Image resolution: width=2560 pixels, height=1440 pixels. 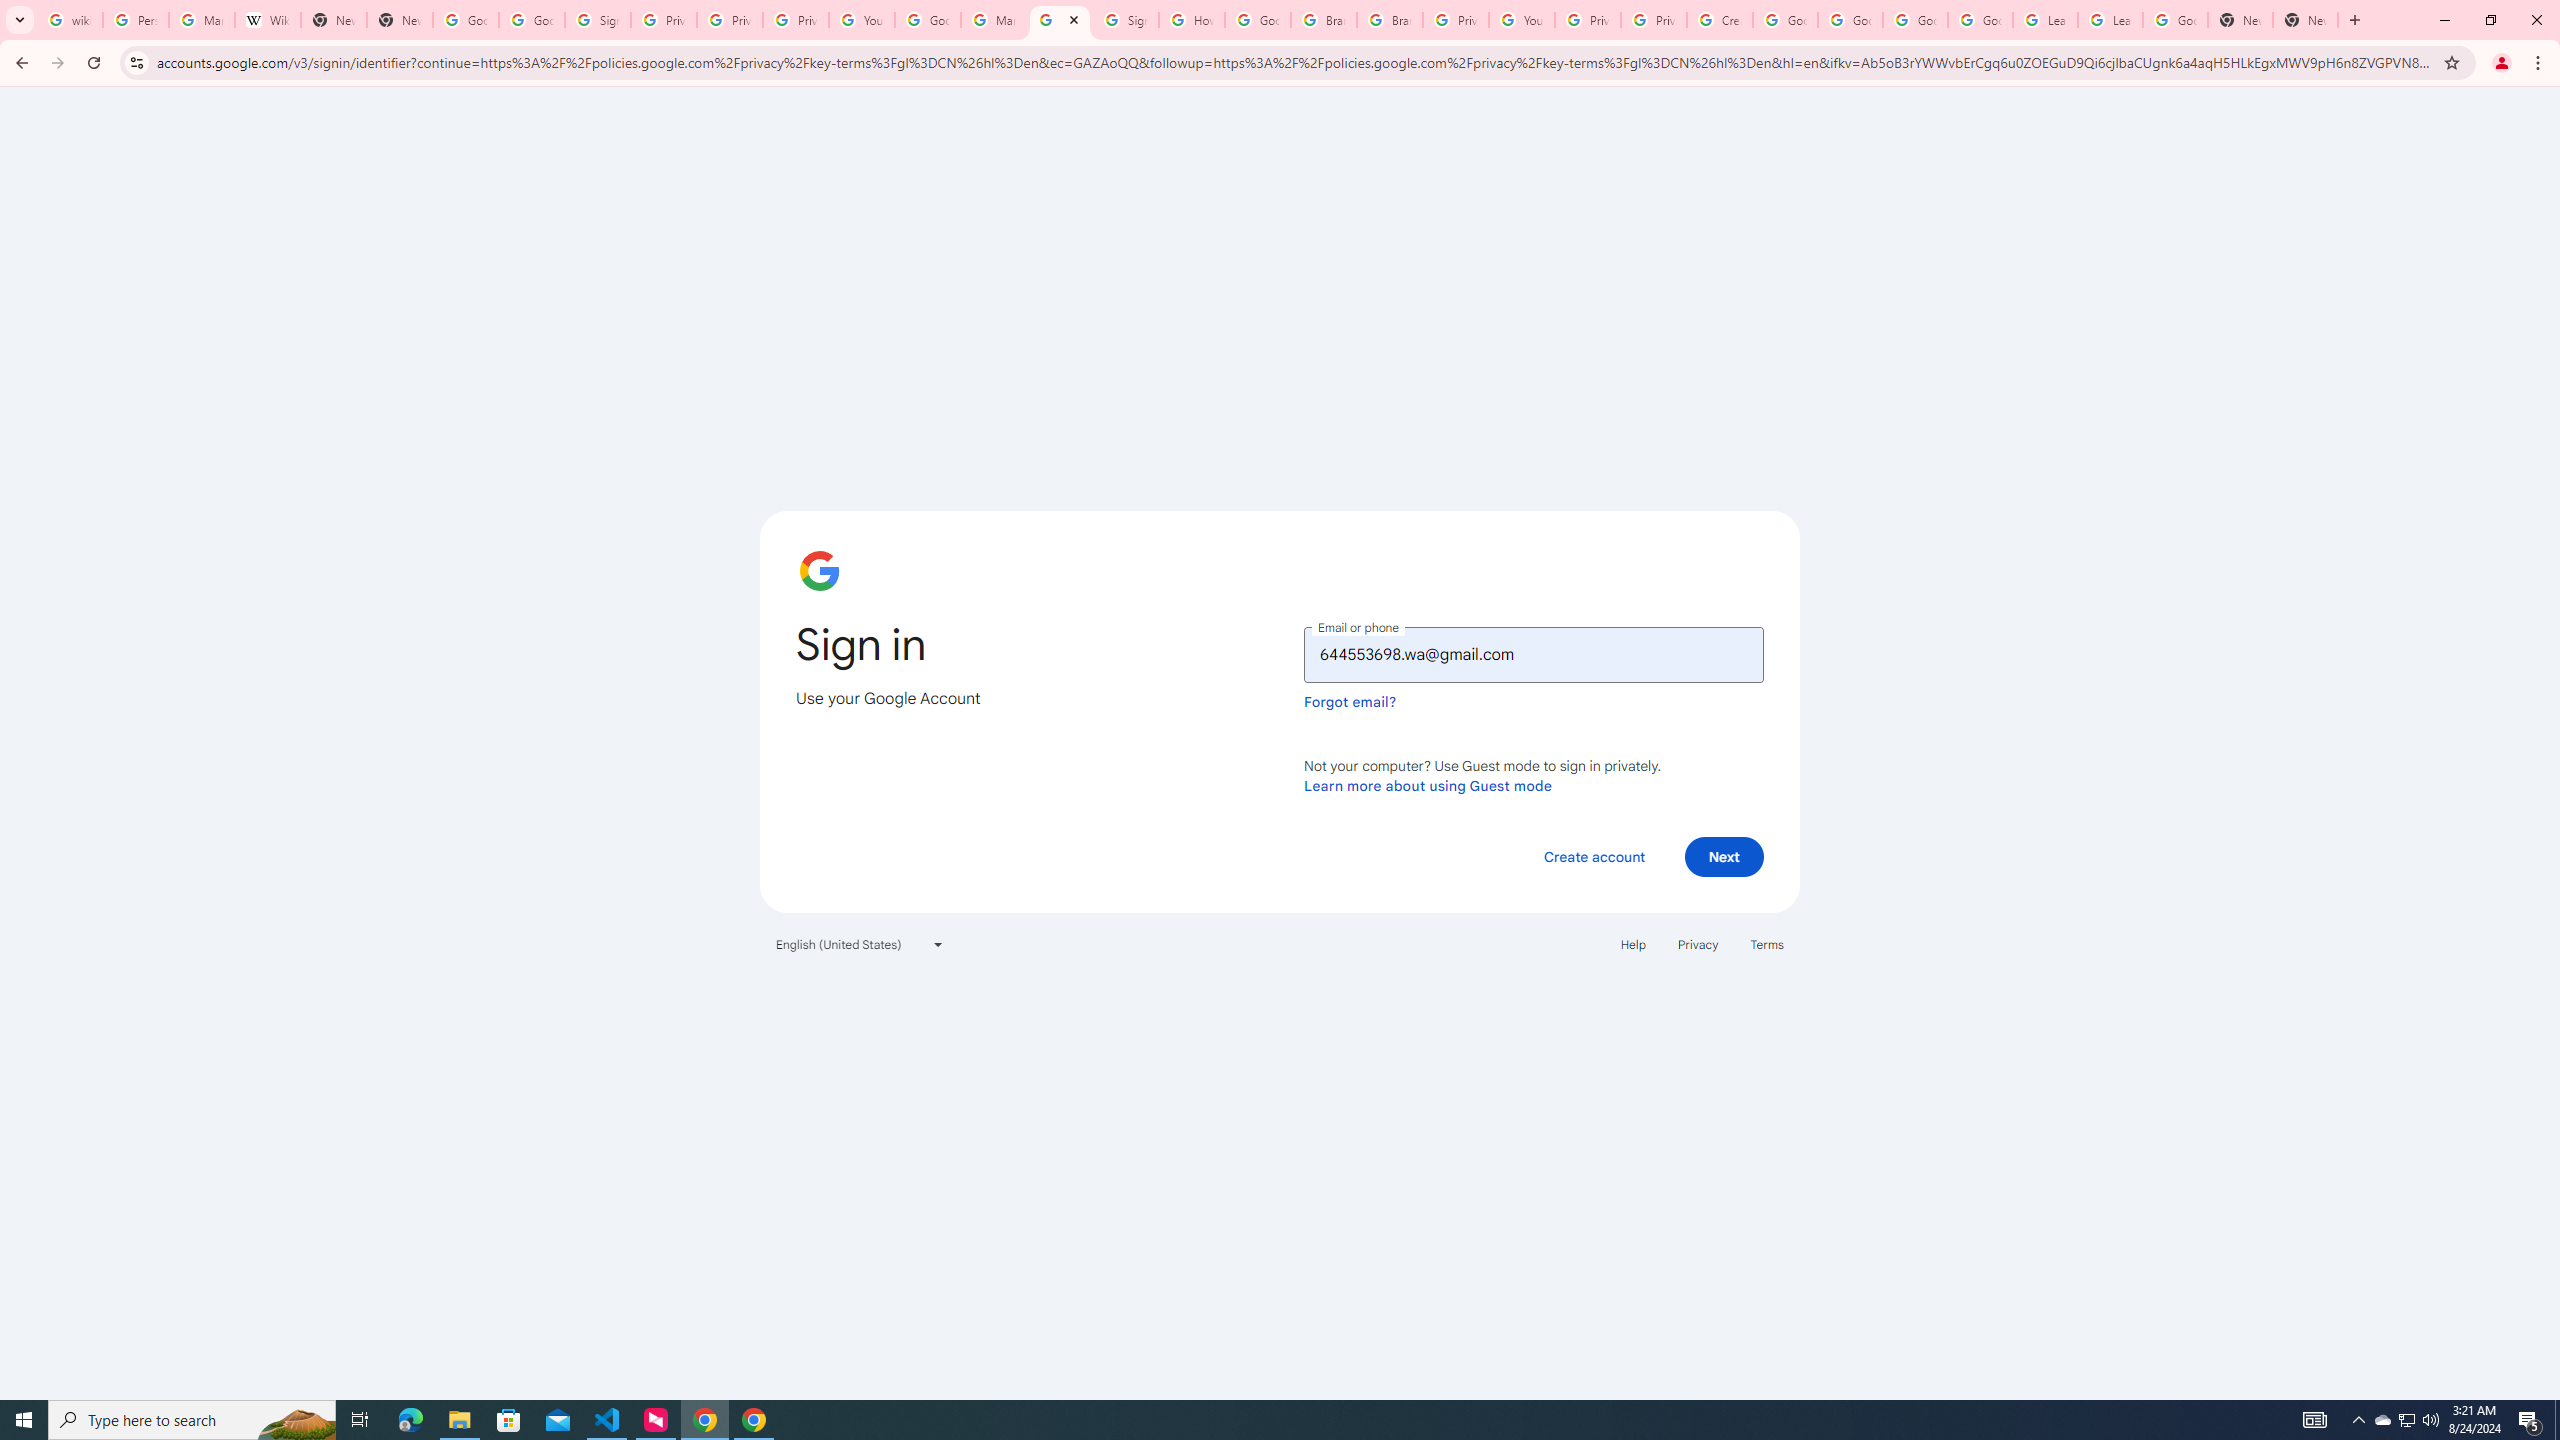 I want to click on 'New Tab', so click(x=2304, y=19).